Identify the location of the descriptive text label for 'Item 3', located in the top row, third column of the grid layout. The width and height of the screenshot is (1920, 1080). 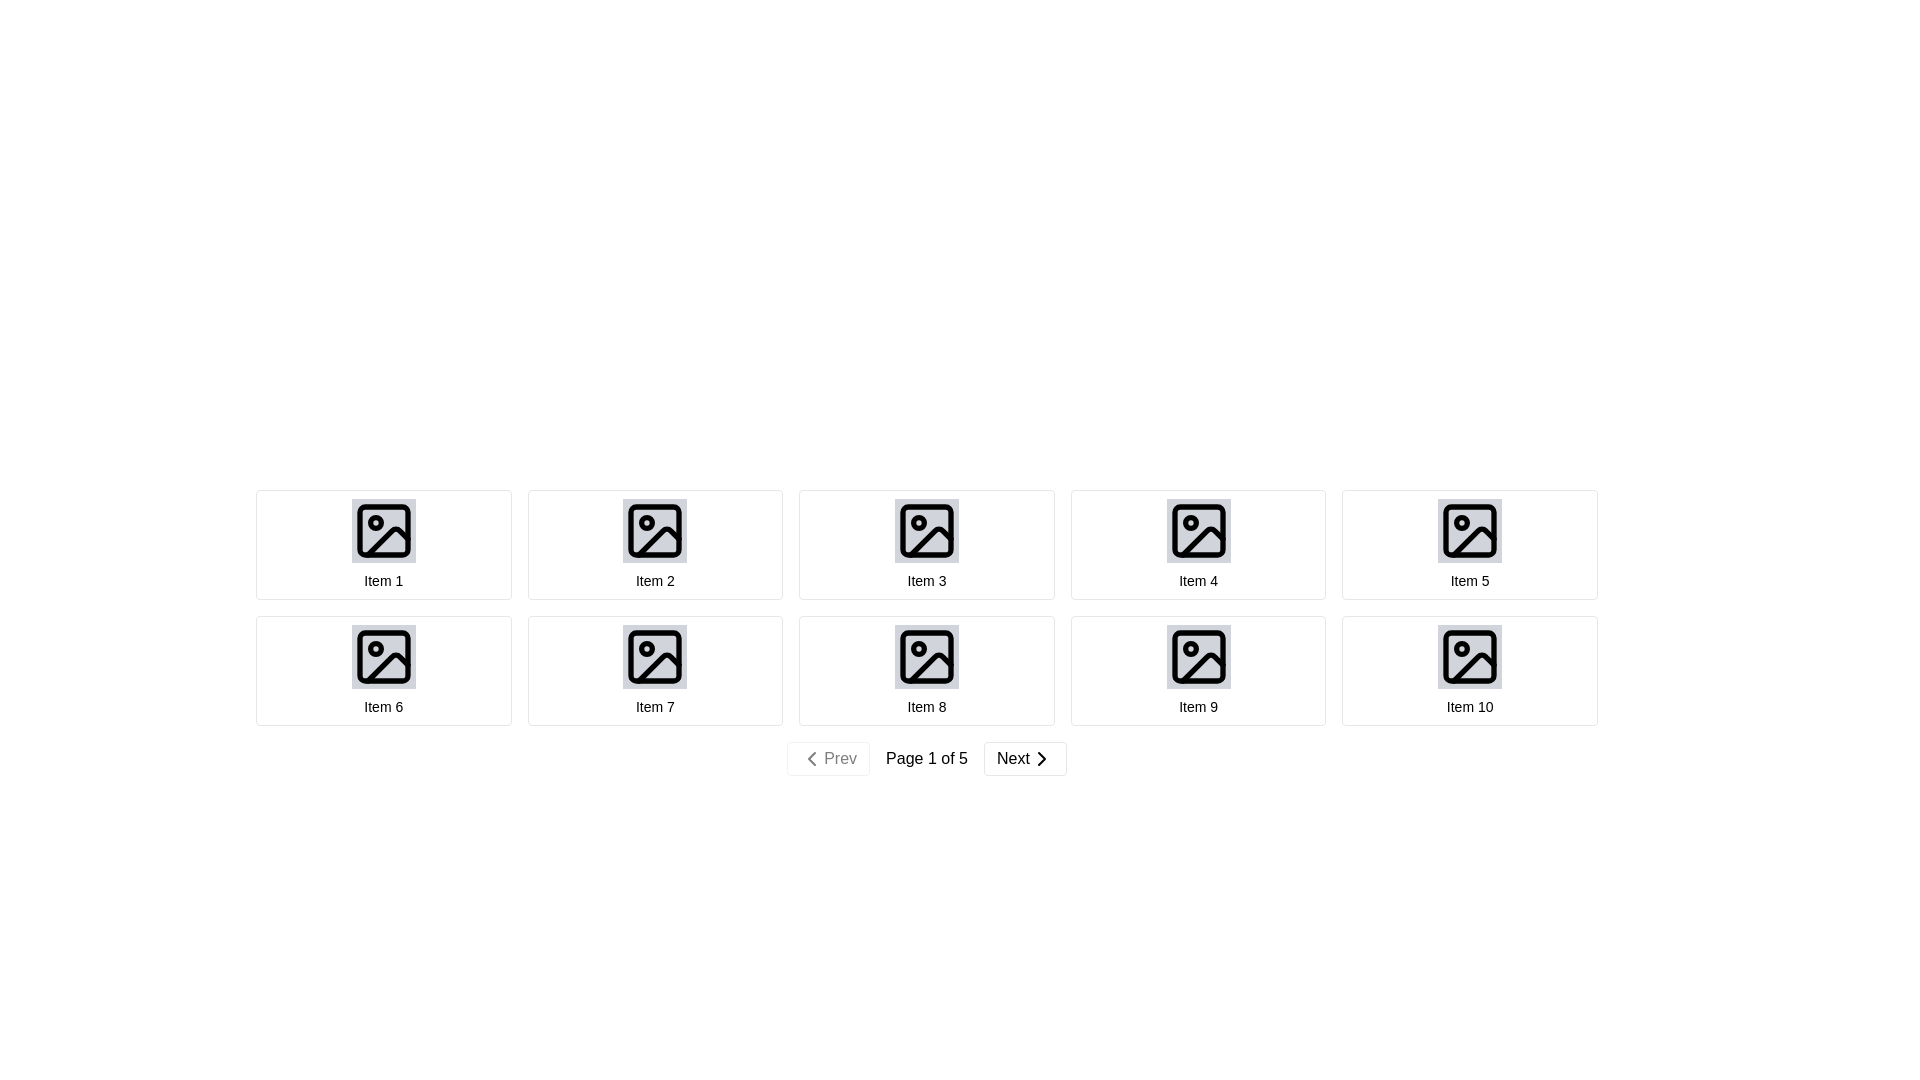
(925, 581).